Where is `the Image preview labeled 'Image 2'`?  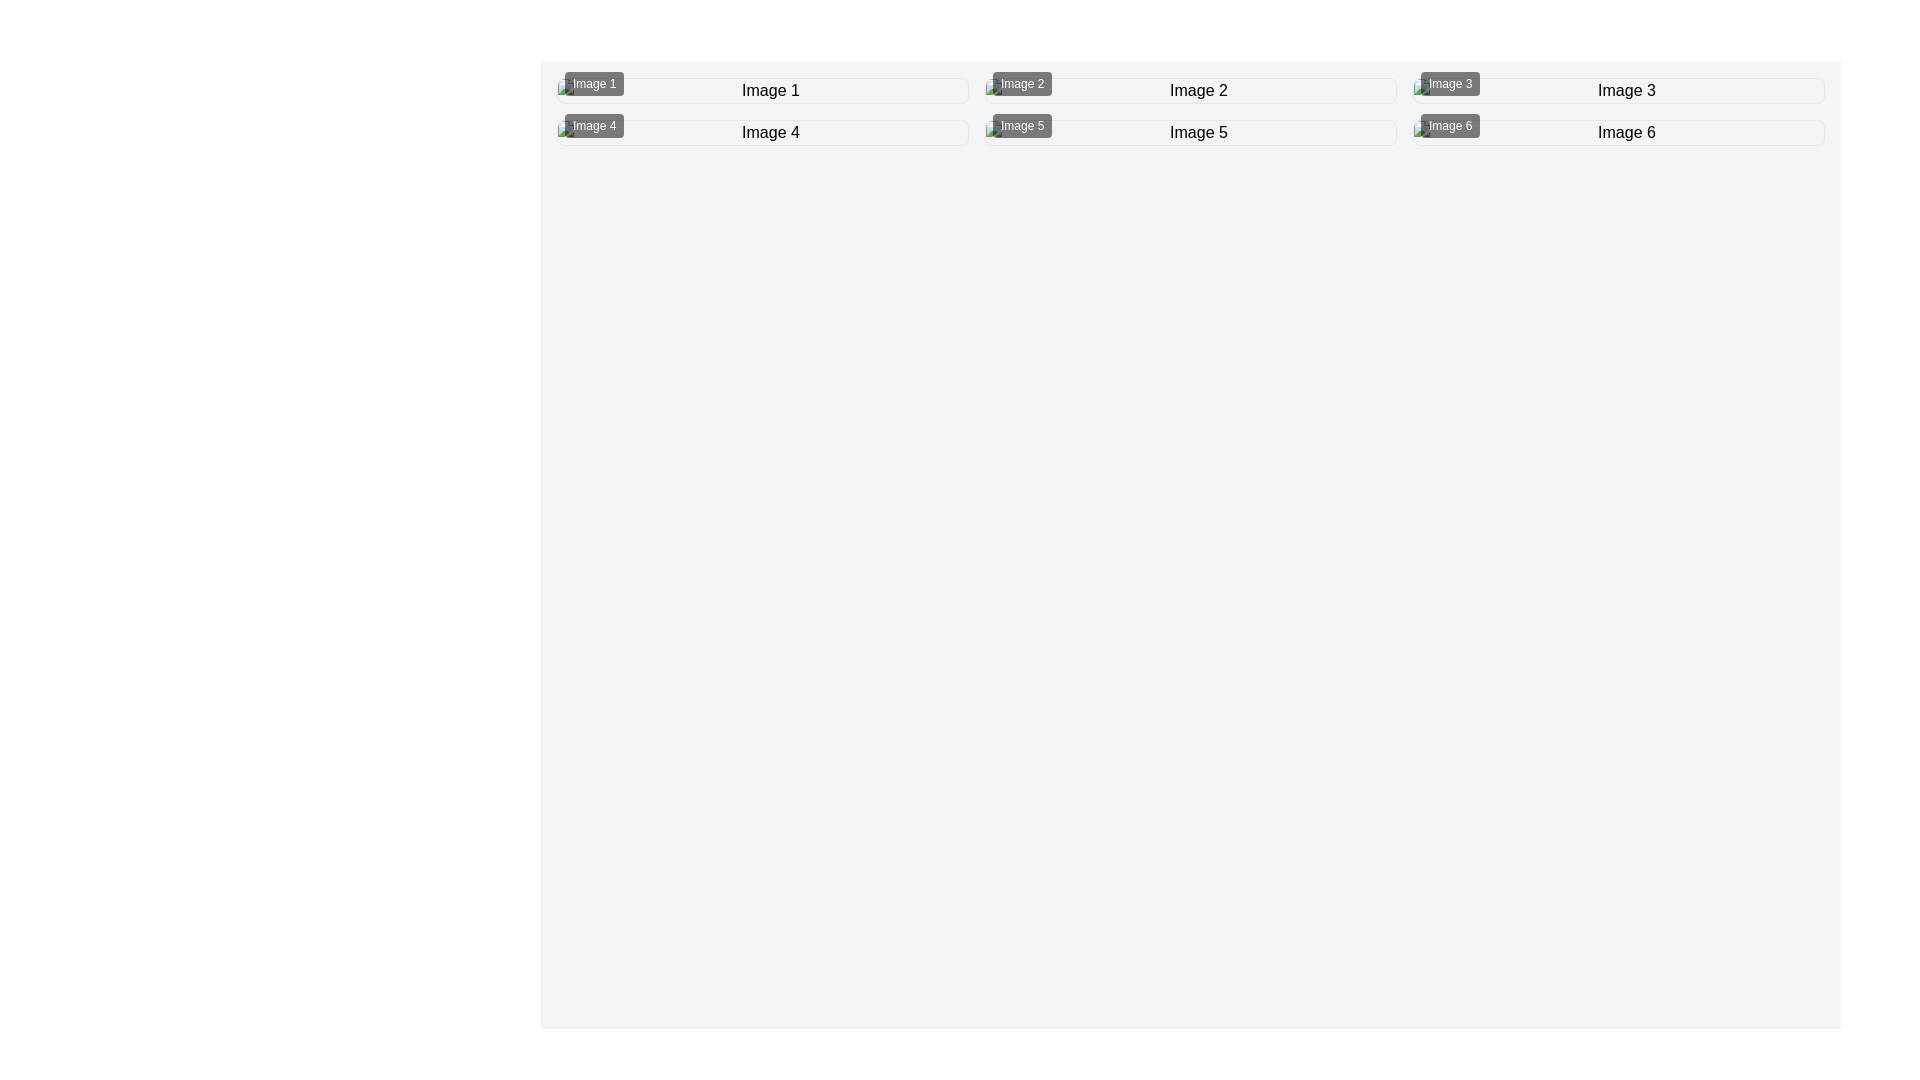
the Image preview labeled 'Image 2' is located at coordinates (1190, 91).